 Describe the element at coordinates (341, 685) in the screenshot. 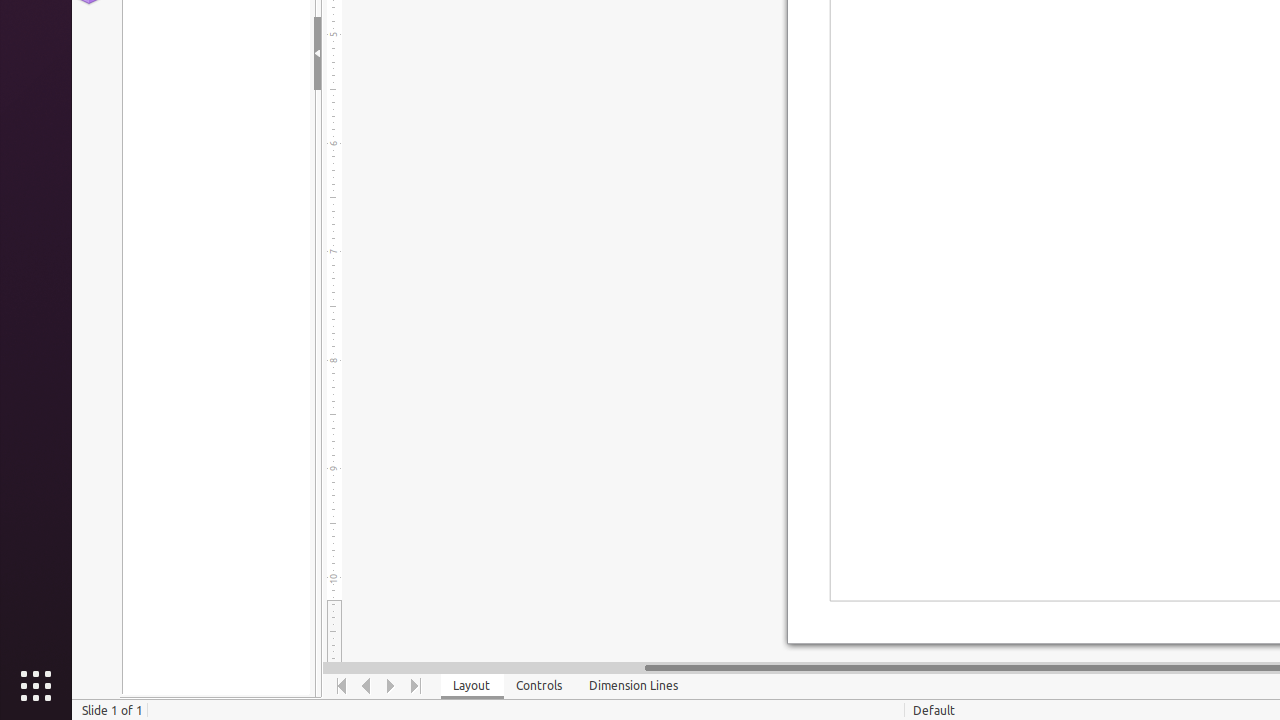

I see `'Move To Home'` at that location.